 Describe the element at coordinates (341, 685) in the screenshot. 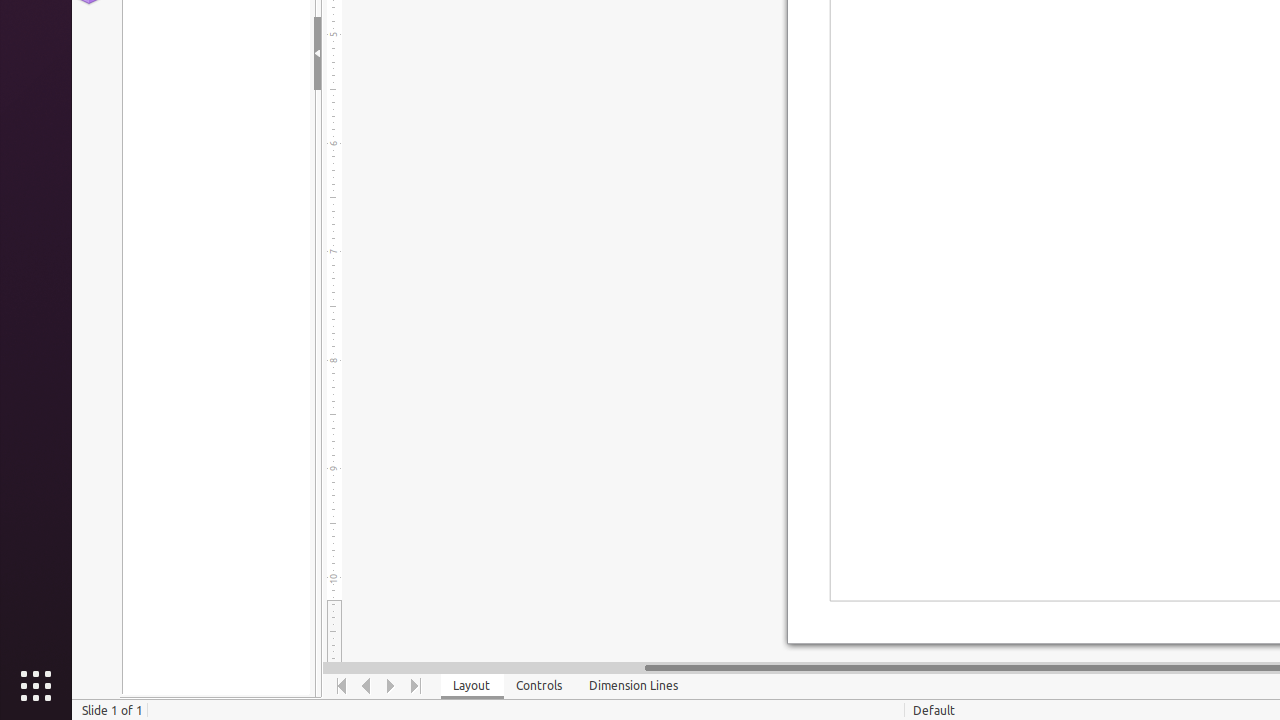

I see `'Move To Home'` at that location.